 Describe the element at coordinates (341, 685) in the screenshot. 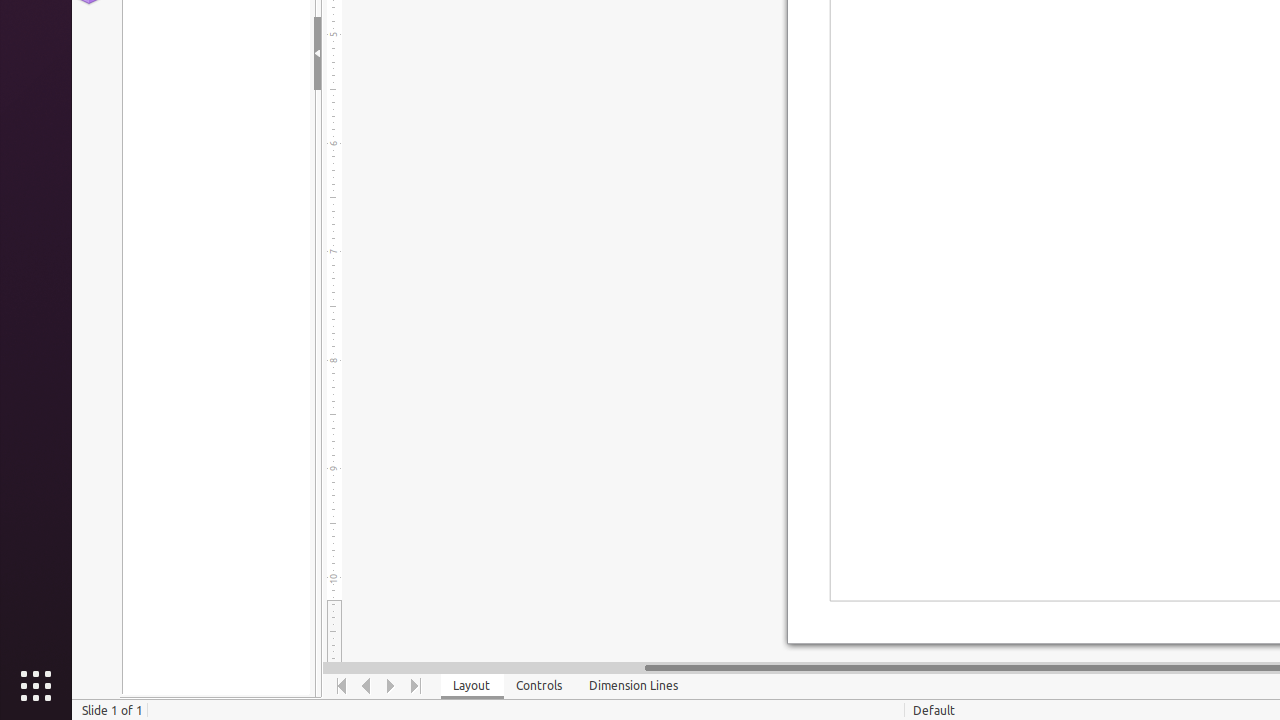

I see `'Move To Home'` at that location.